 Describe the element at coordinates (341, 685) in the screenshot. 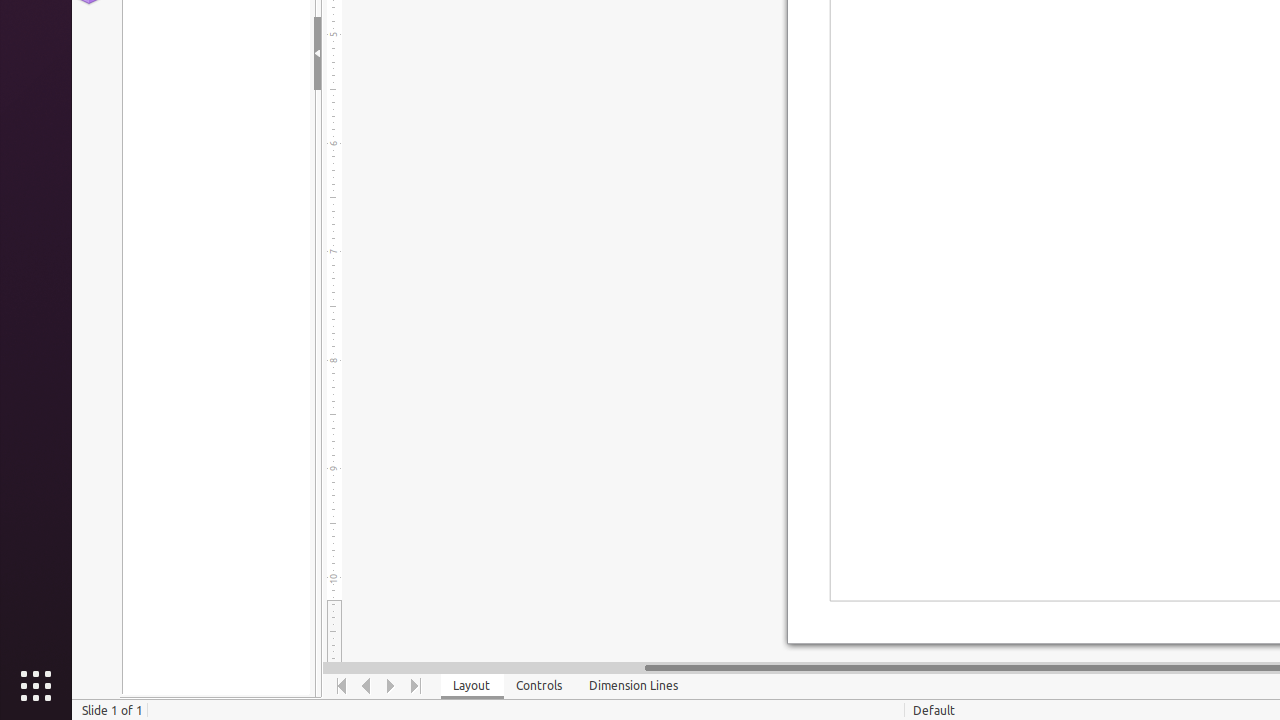

I see `'Move To Home'` at that location.